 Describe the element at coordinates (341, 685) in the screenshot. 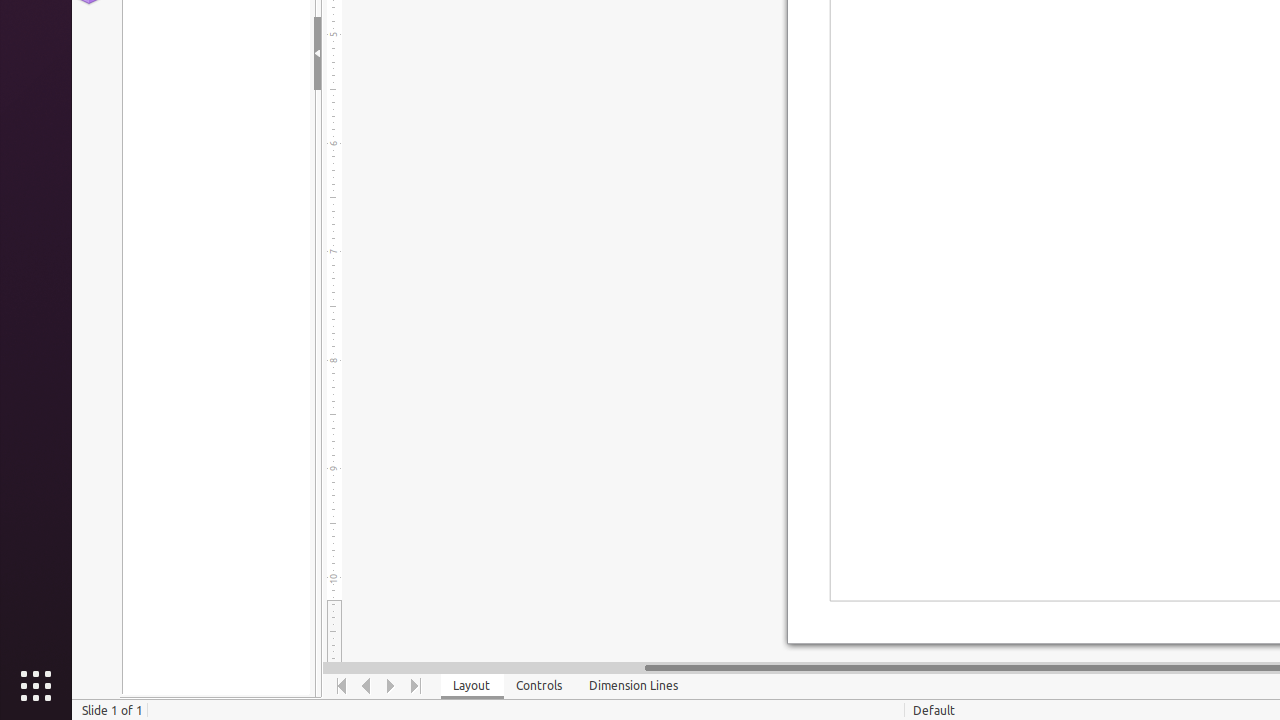

I see `'Move To Home'` at that location.